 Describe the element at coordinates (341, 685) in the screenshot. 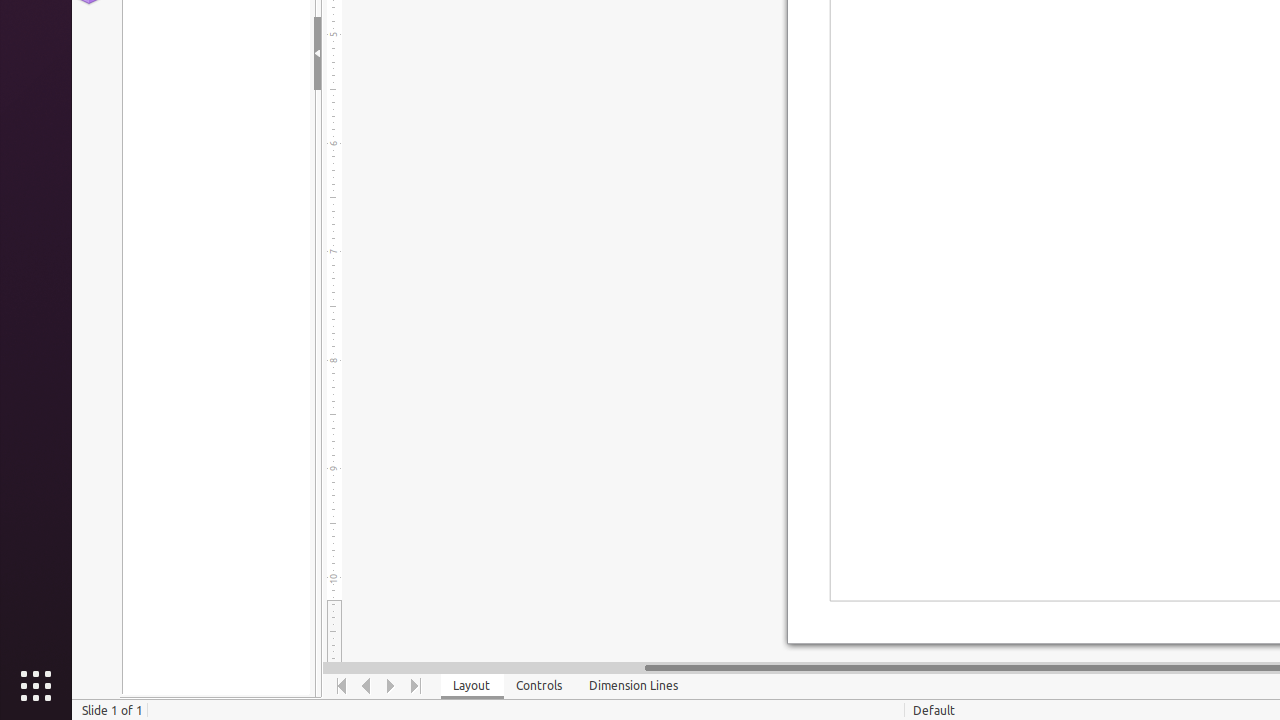

I see `'Move To Home'` at that location.